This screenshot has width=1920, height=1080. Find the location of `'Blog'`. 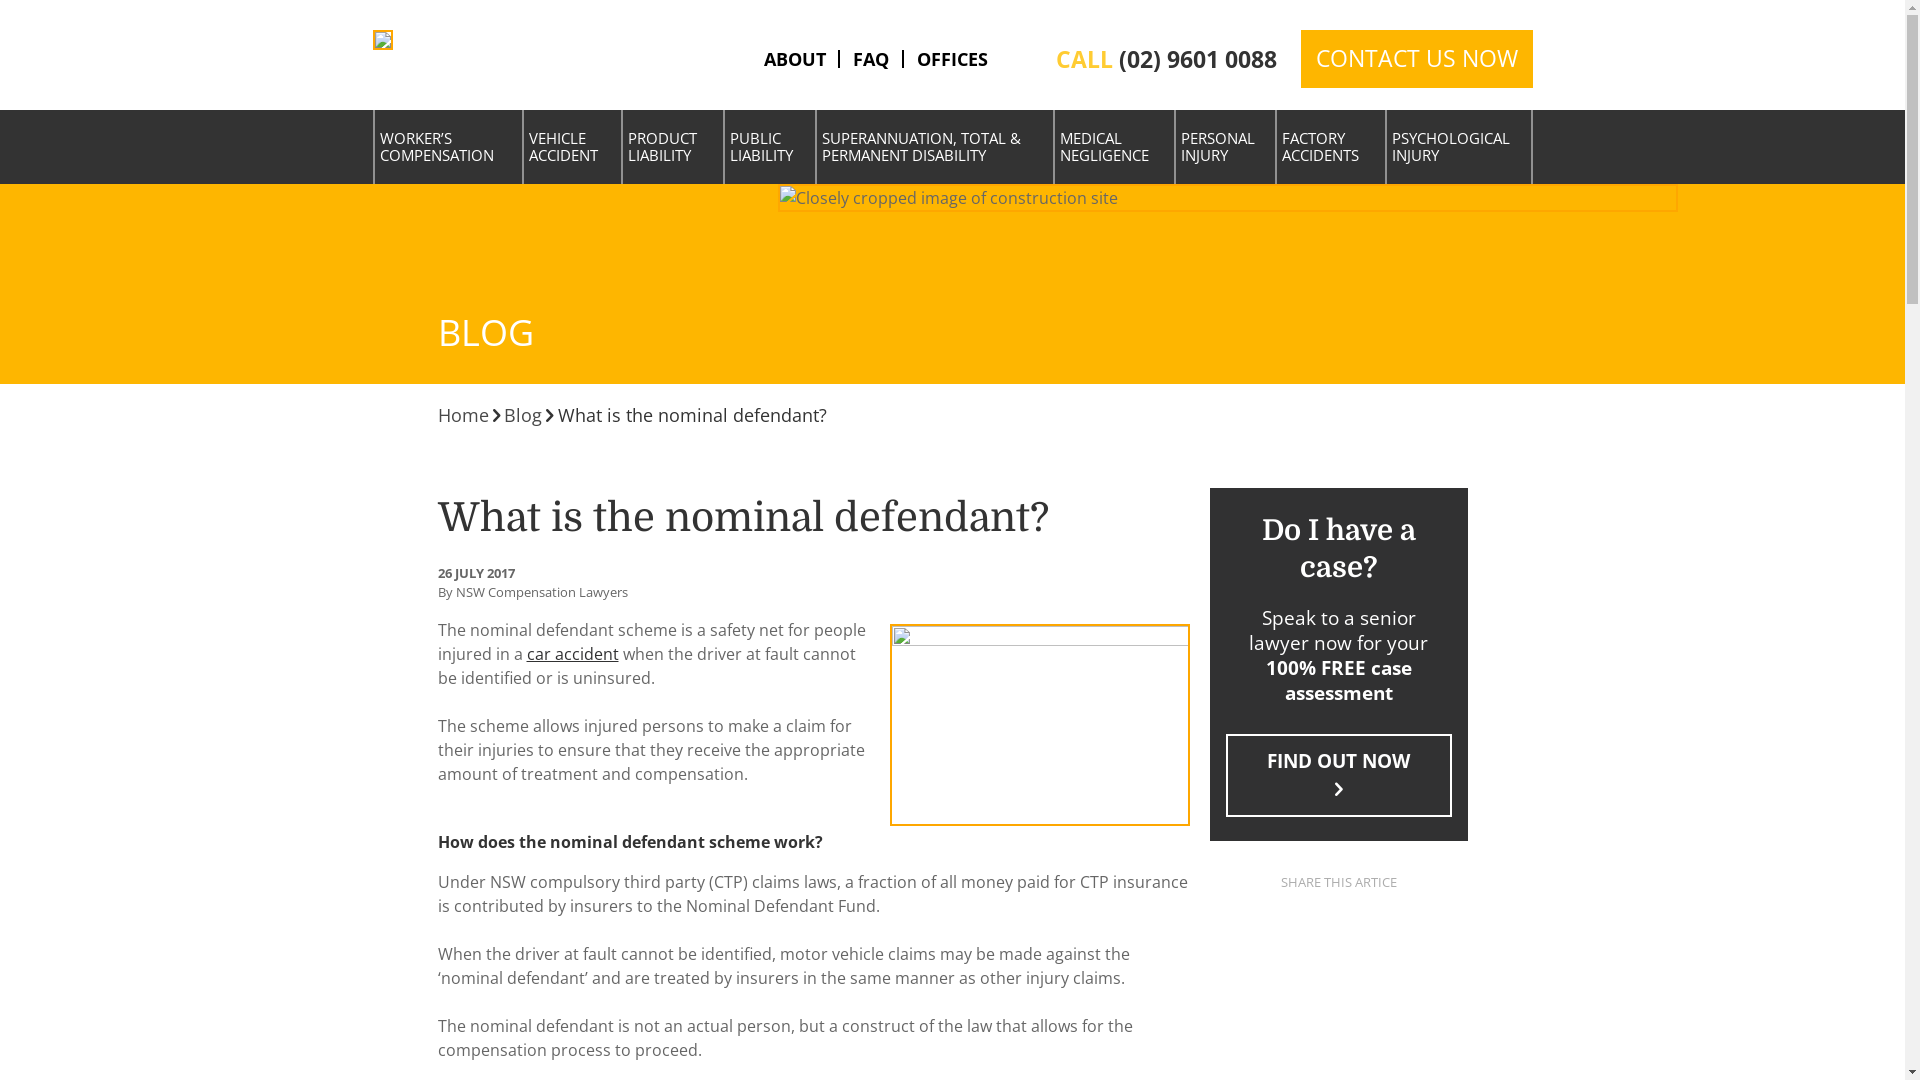

'Blog' is located at coordinates (523, 414).